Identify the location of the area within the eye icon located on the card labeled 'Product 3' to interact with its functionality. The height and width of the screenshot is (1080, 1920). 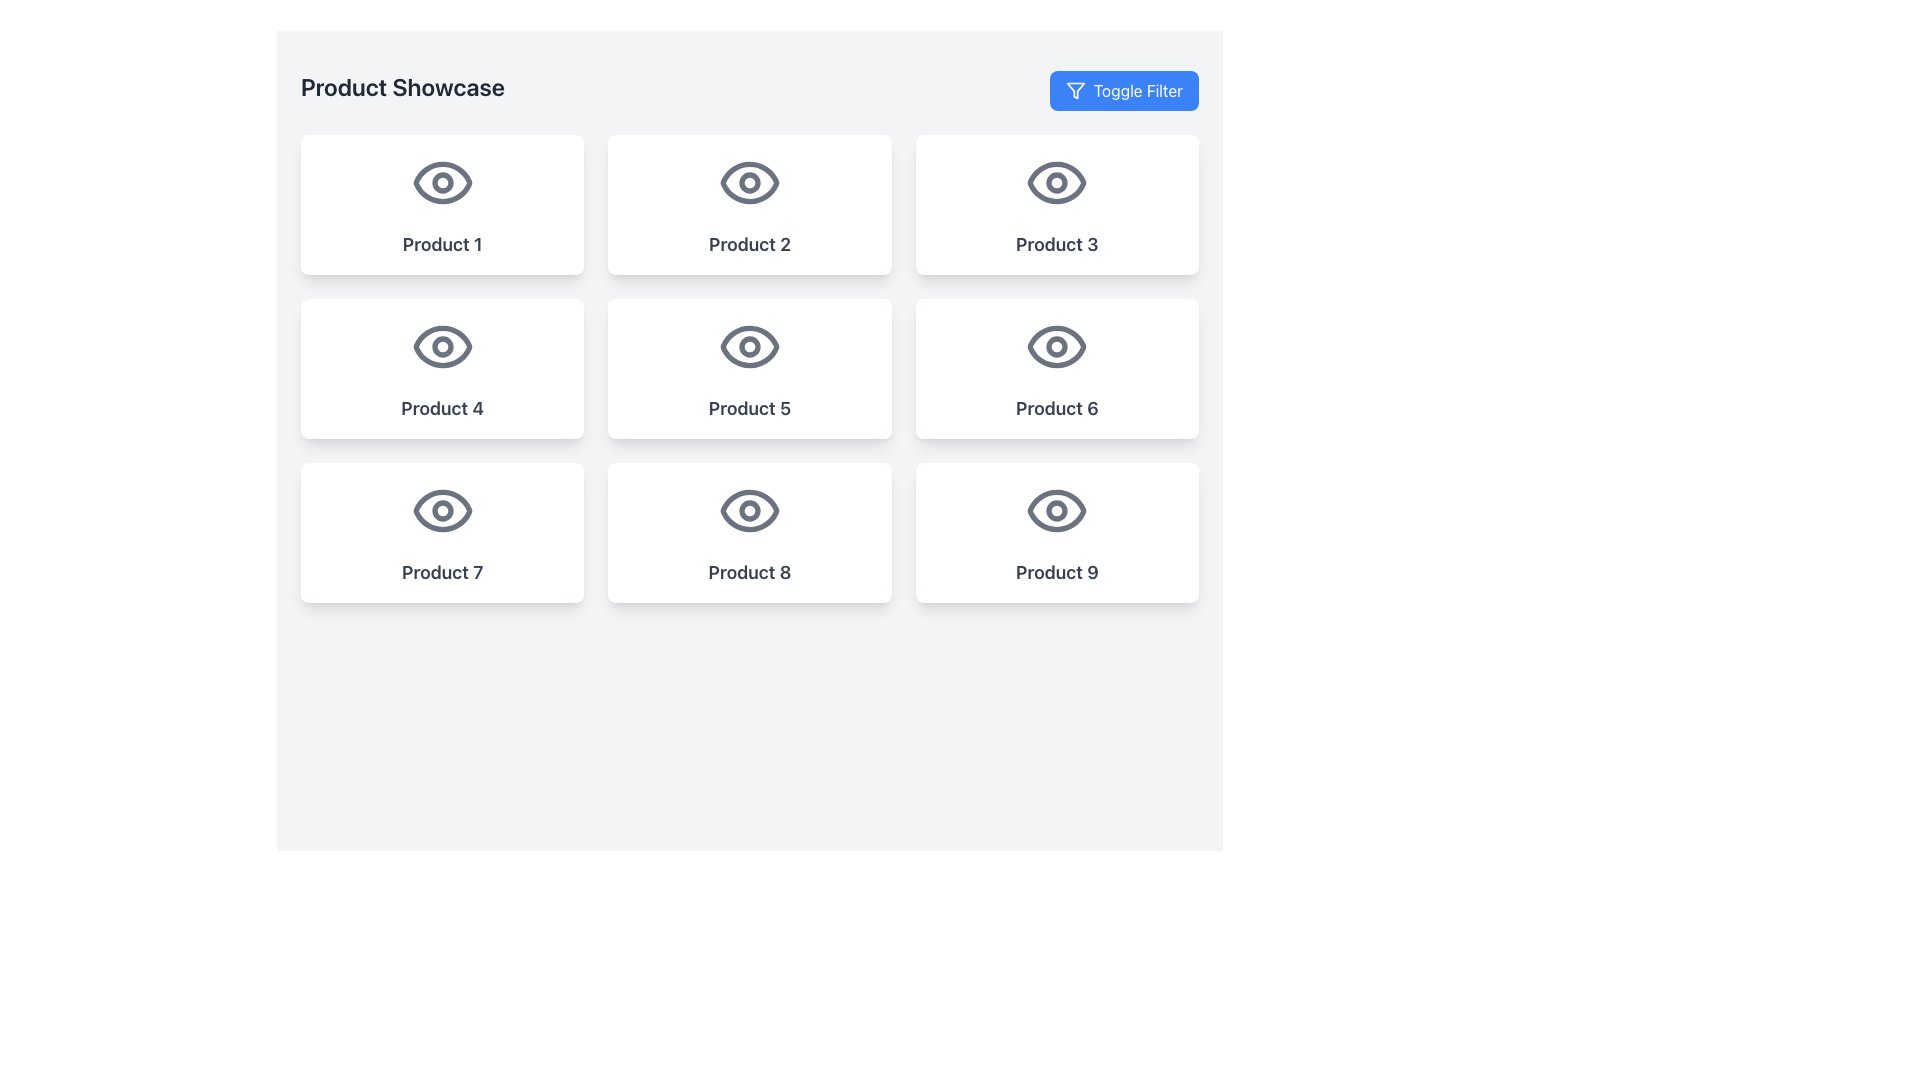
(1056, 182).